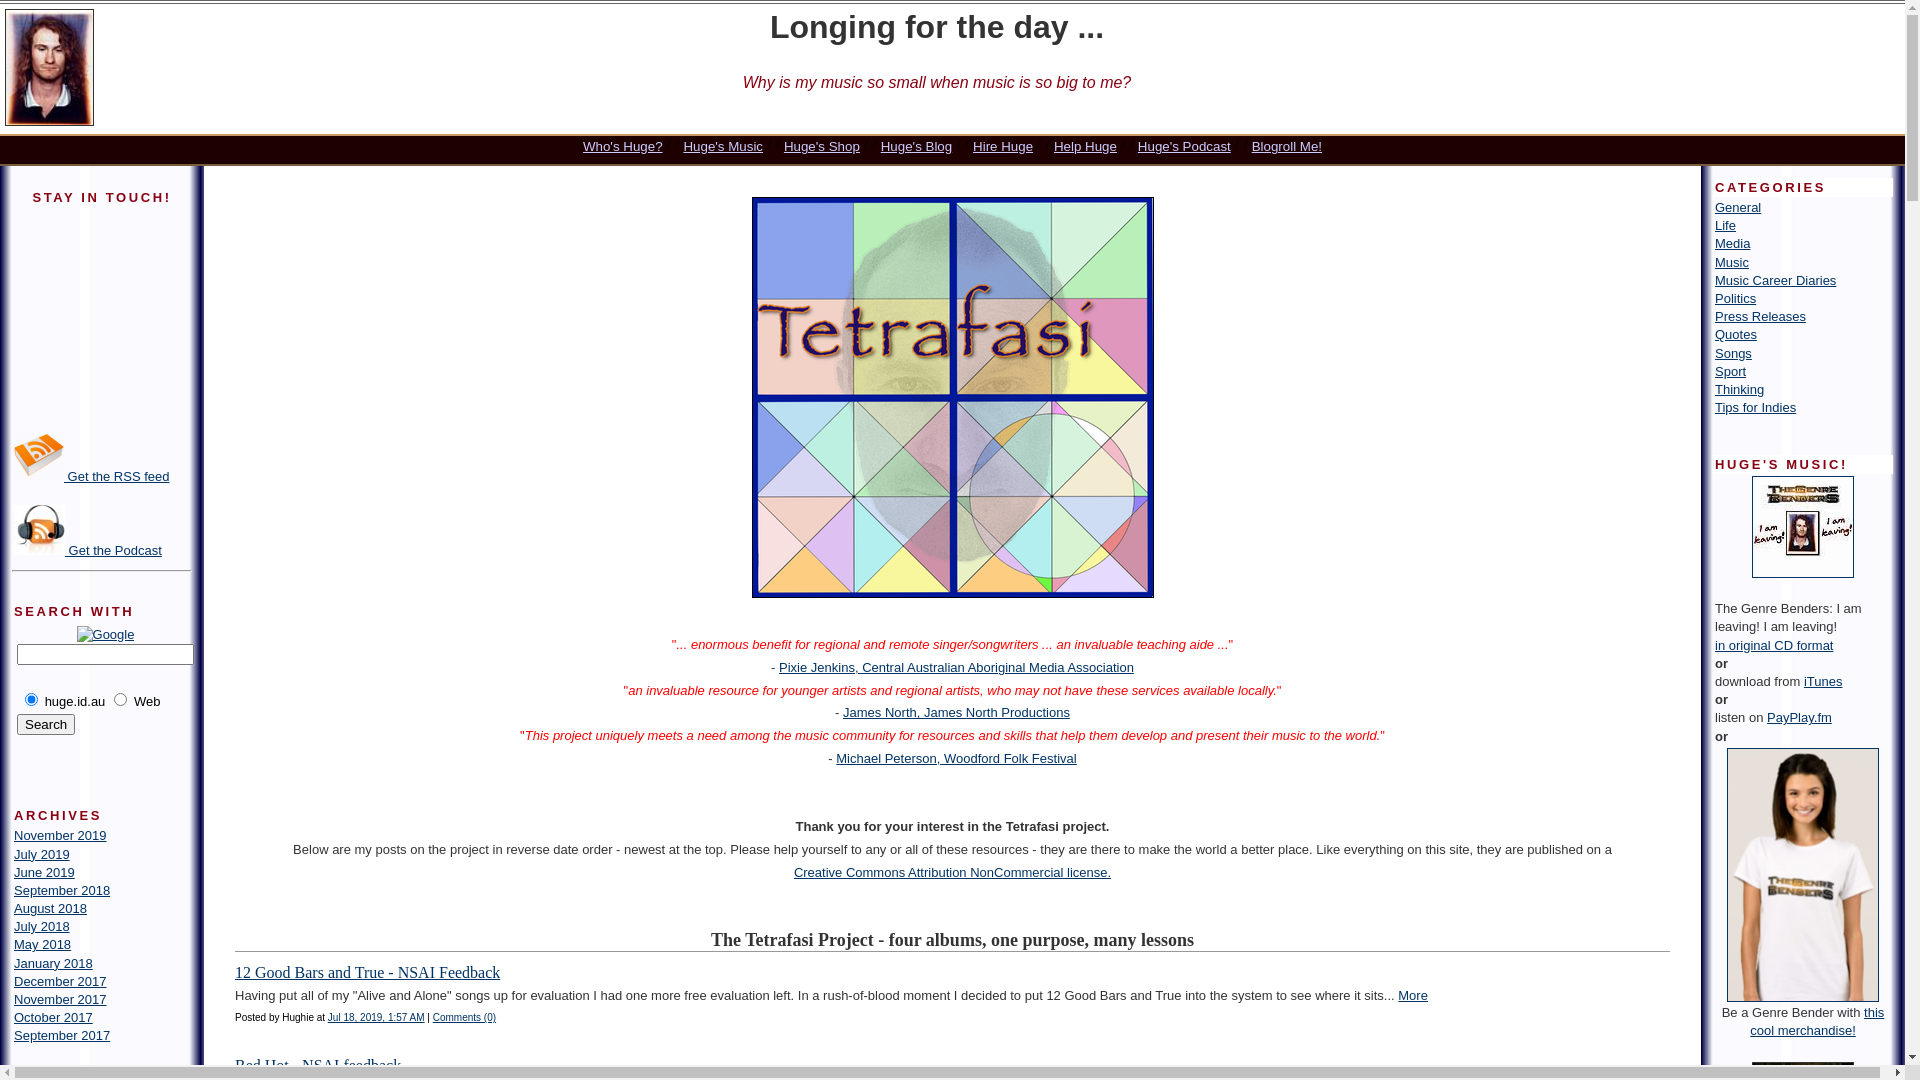 The image size is (1920, 1080). What do you see at coordinates (1724, 225) in the screenshot?
I see `'Life'` at bounding box center [1724, 225].